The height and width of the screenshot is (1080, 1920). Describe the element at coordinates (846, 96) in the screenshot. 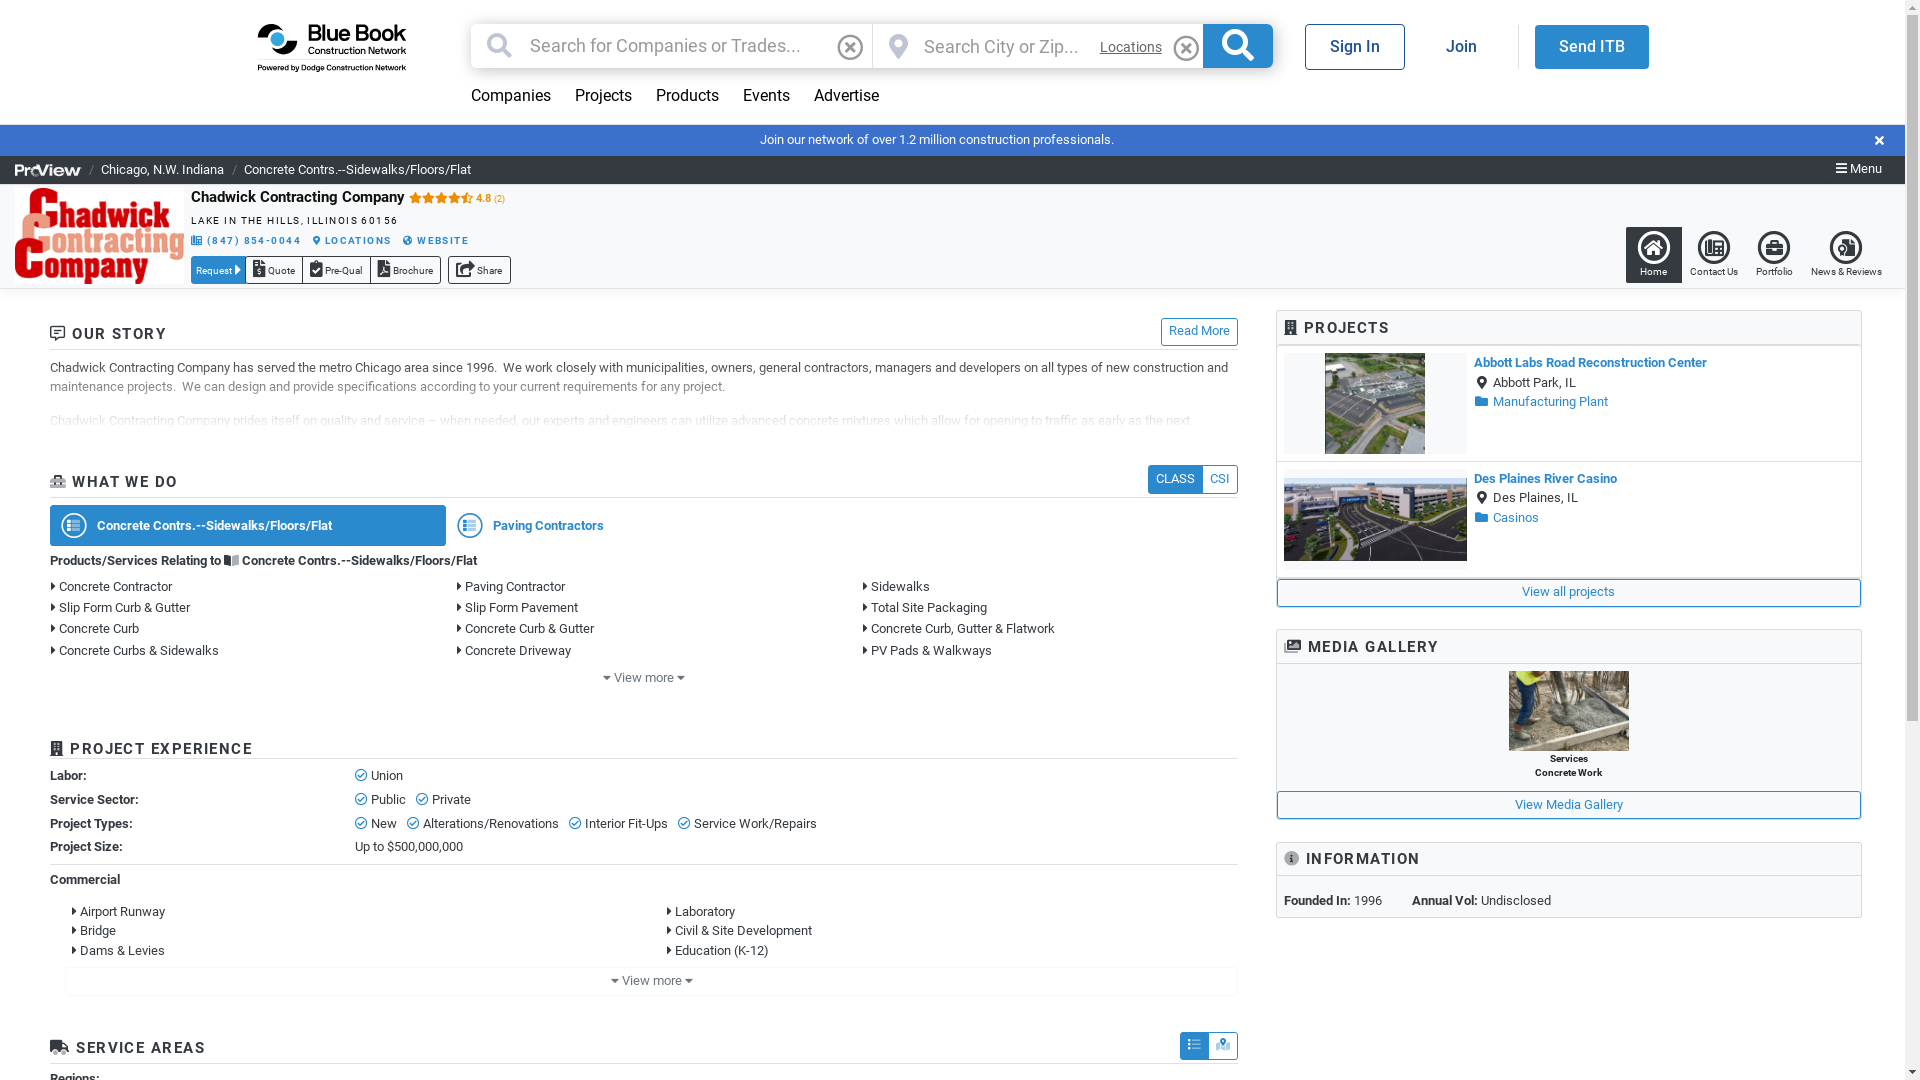

I see `'Advertise'` at that location.